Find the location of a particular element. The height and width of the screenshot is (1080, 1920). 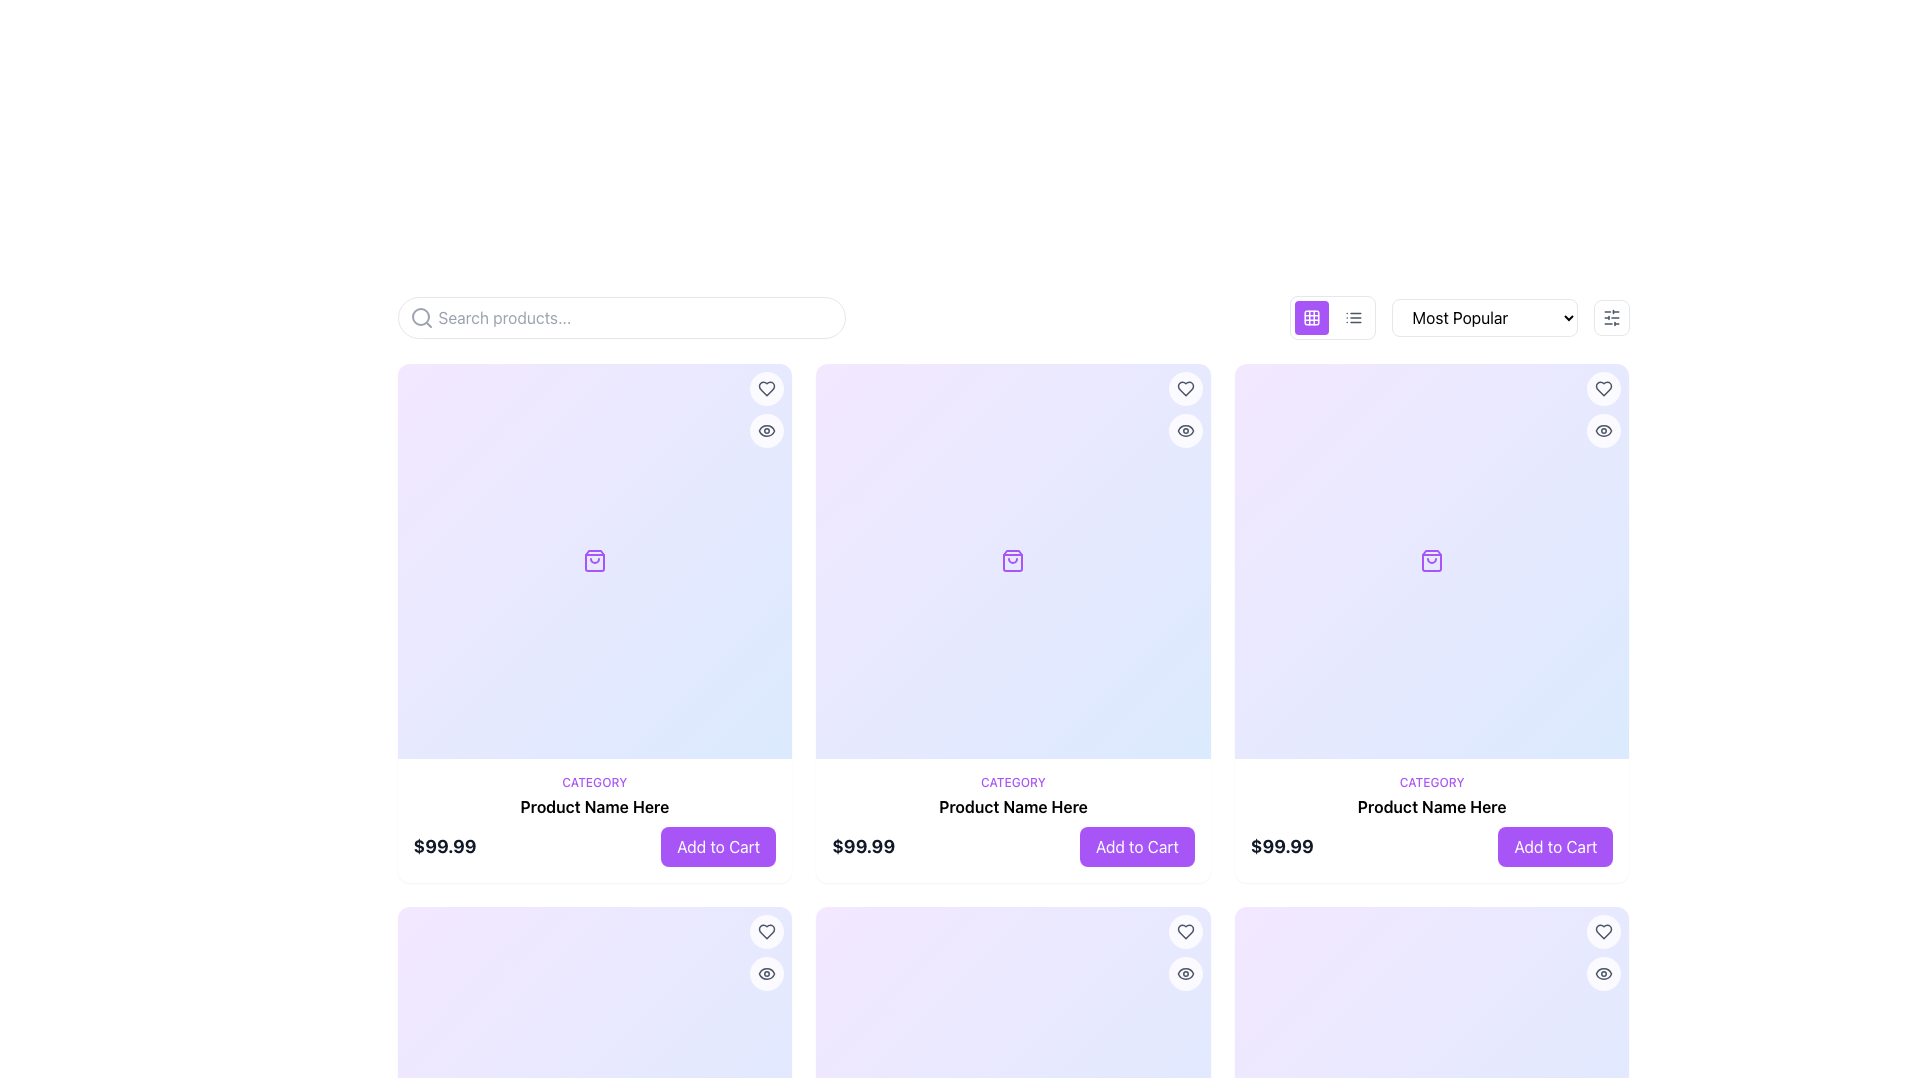

the layout toggle button located at the top right section of the interface is located at coordinates (1311, 316).